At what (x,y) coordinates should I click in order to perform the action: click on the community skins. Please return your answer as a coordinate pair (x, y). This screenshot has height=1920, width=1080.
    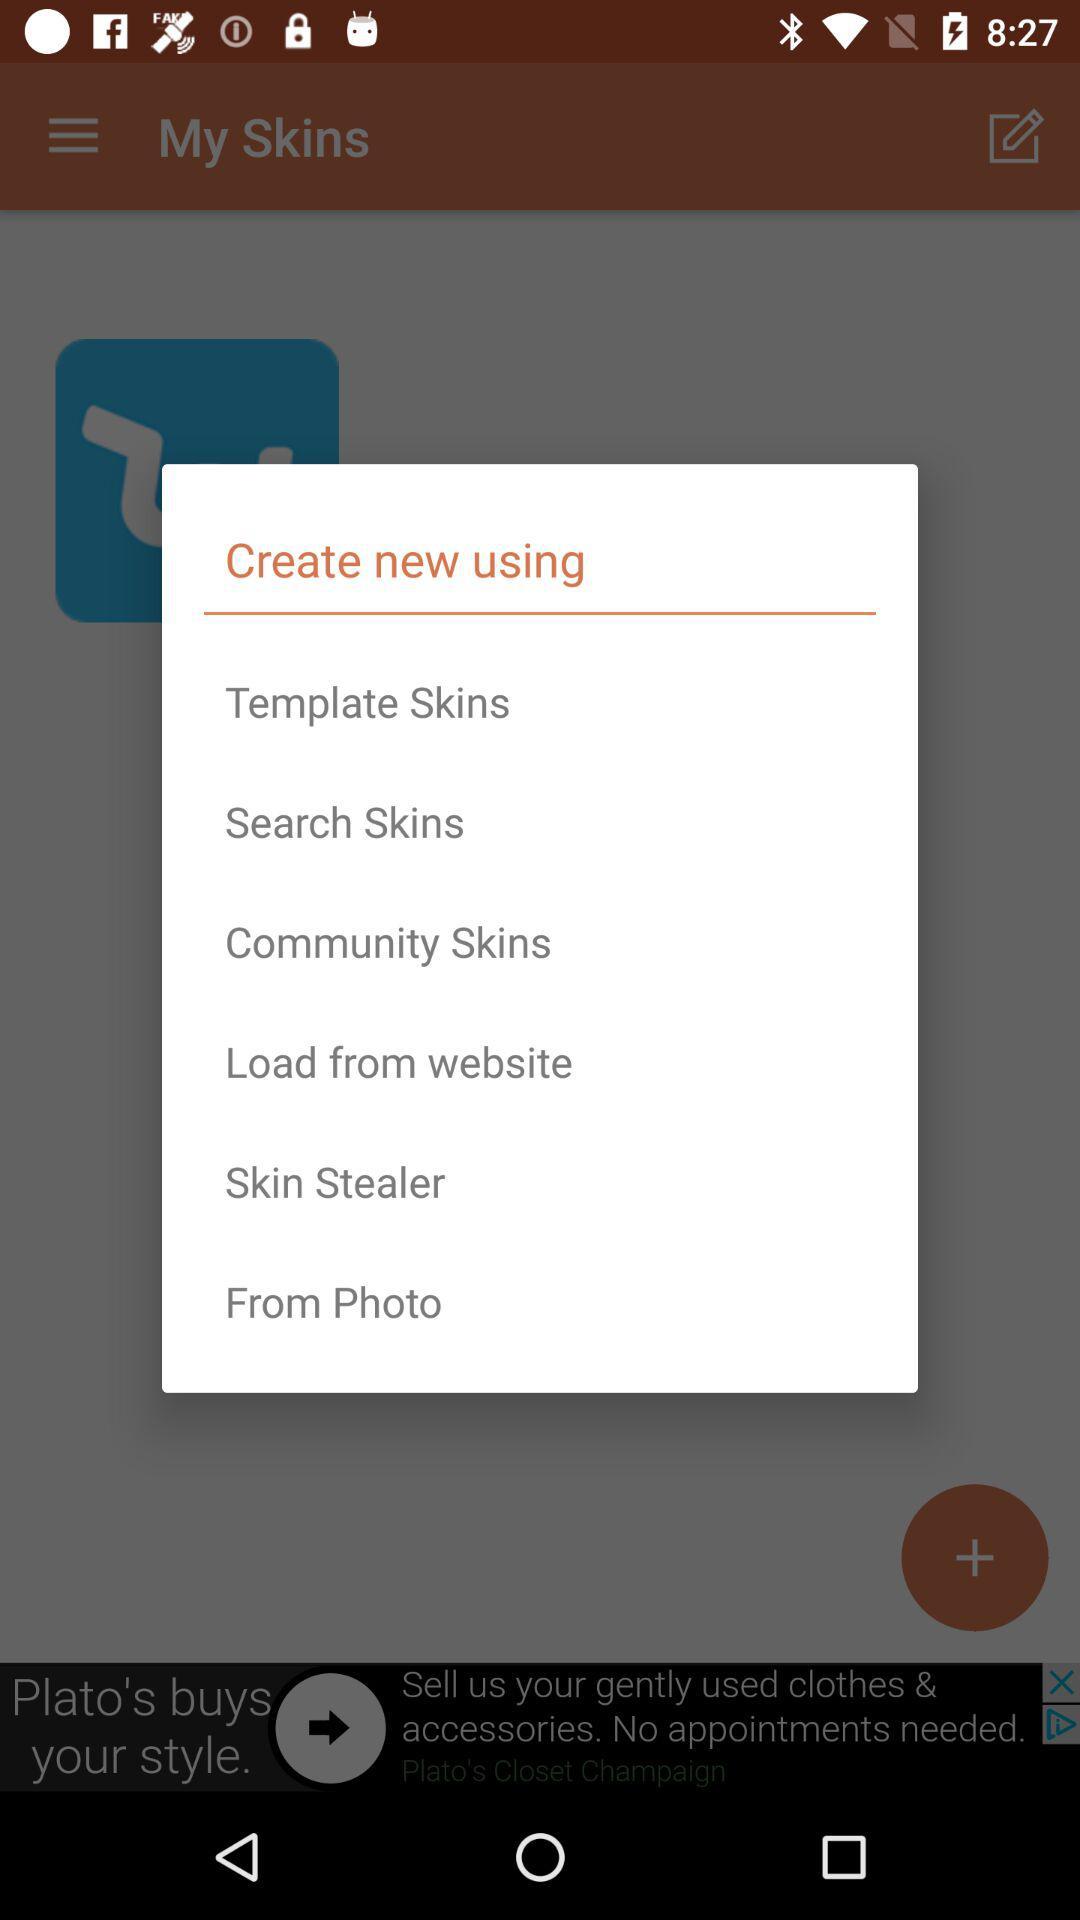
    Looking at the image, I should click on (540, 940).